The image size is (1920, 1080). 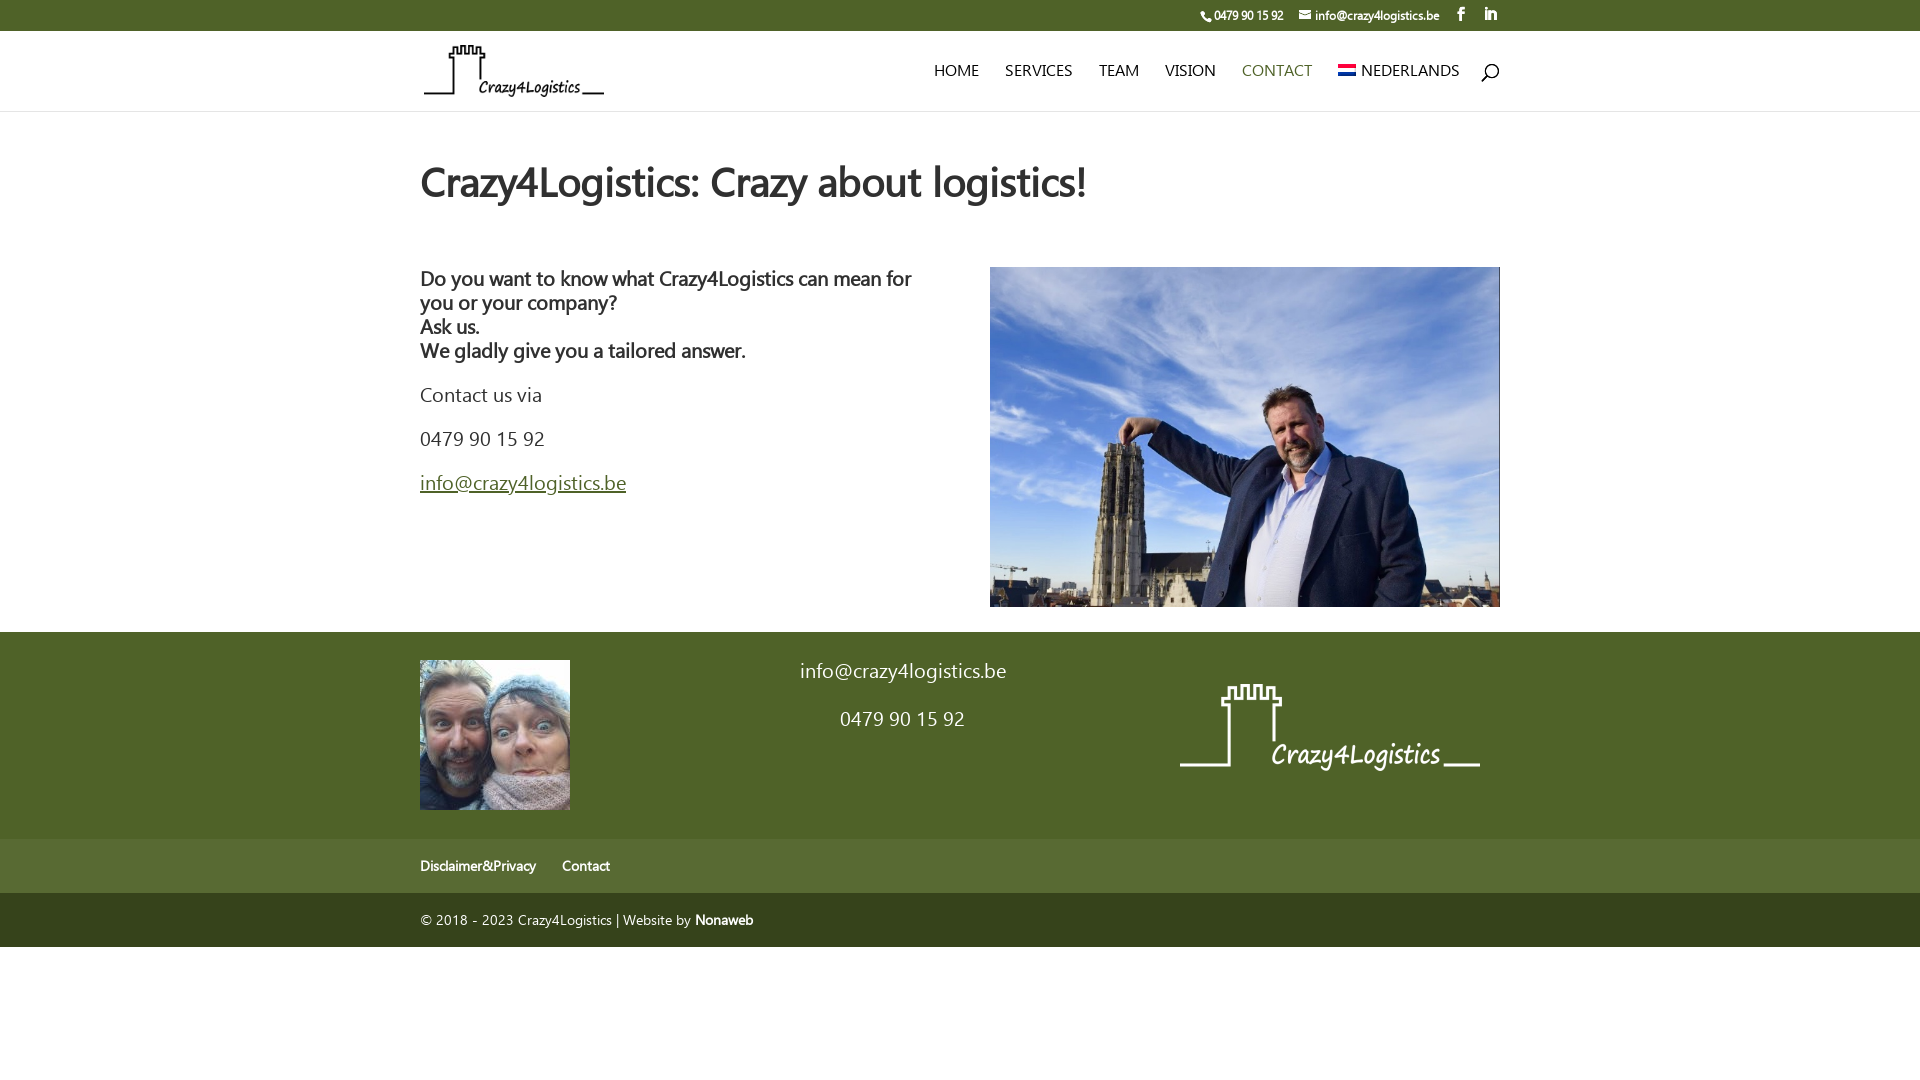 I want to click on 'SERVICES', so click(x=1038, y=86).